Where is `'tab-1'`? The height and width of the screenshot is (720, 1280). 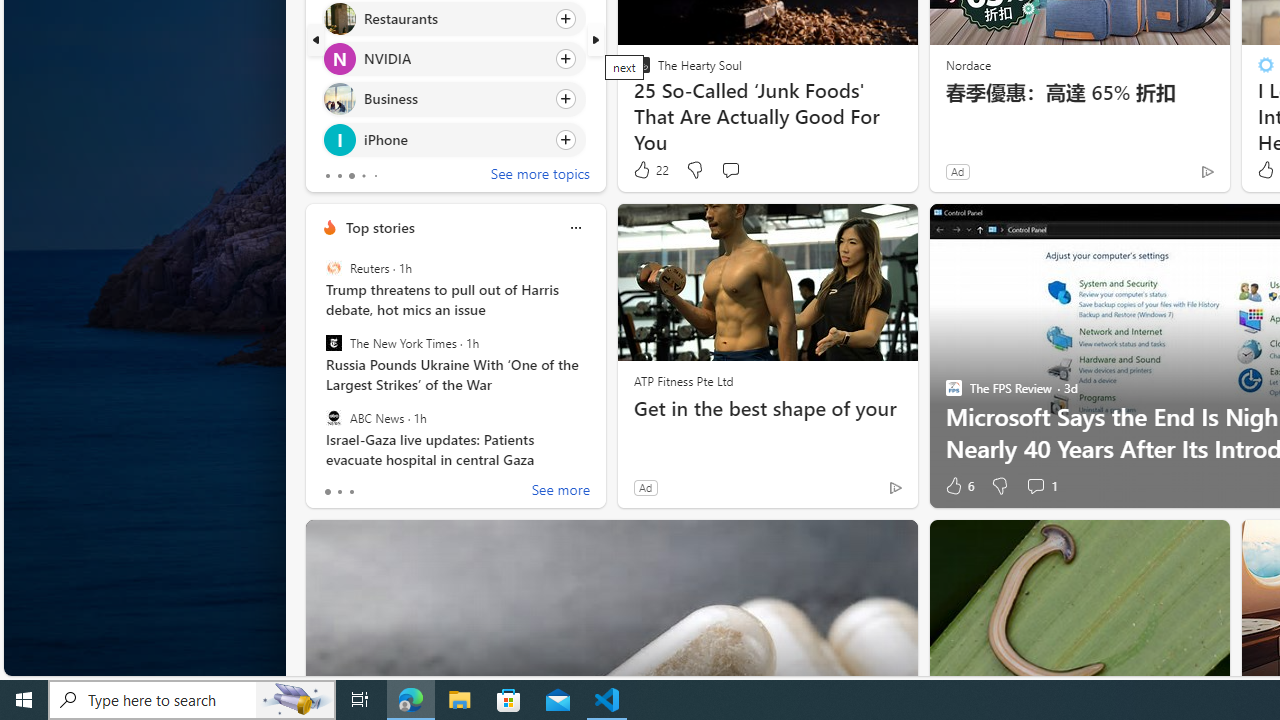
'tab-1' is located at coordinates (339, 492).